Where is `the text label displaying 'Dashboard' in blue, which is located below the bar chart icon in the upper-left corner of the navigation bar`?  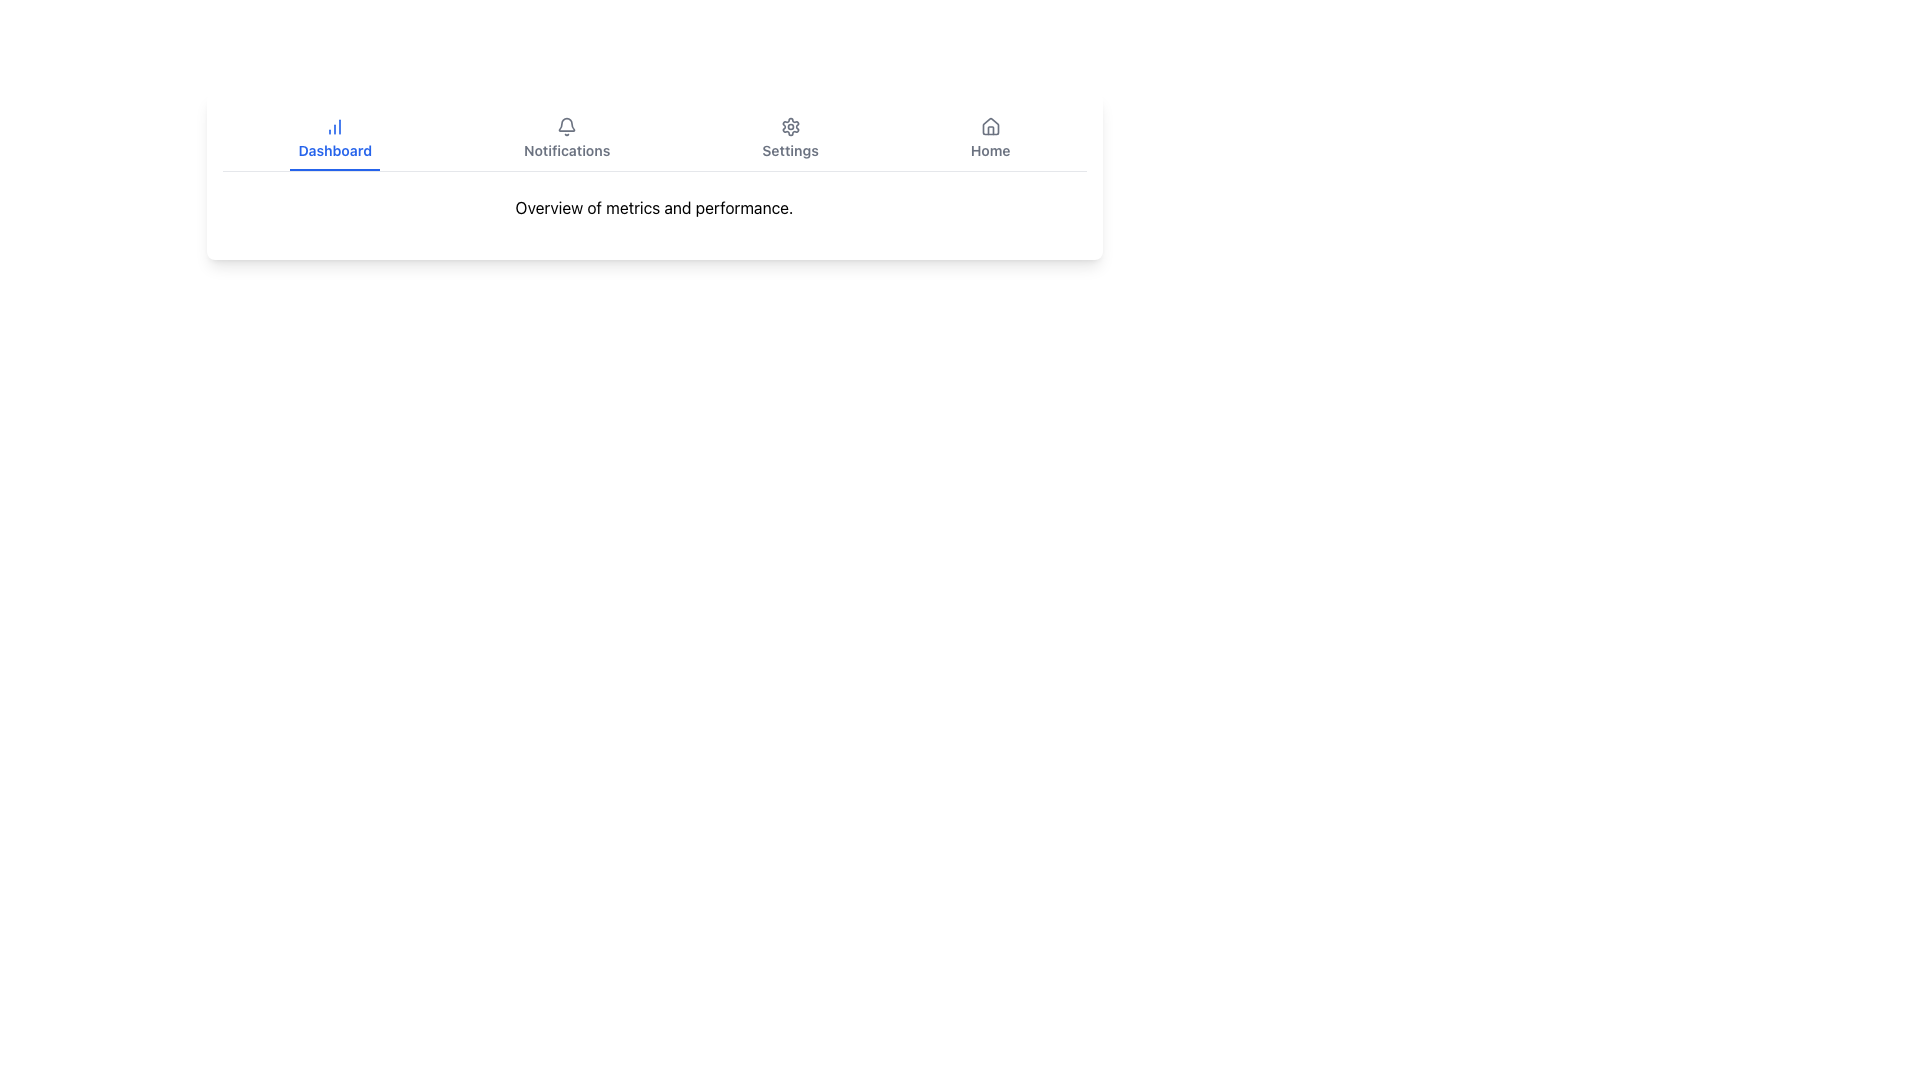 the text label displaying 'Dashboard' in blue, which is located below the bar chart icon in the upper-left corner of the navigation bar is located at coordinates (335, 149).